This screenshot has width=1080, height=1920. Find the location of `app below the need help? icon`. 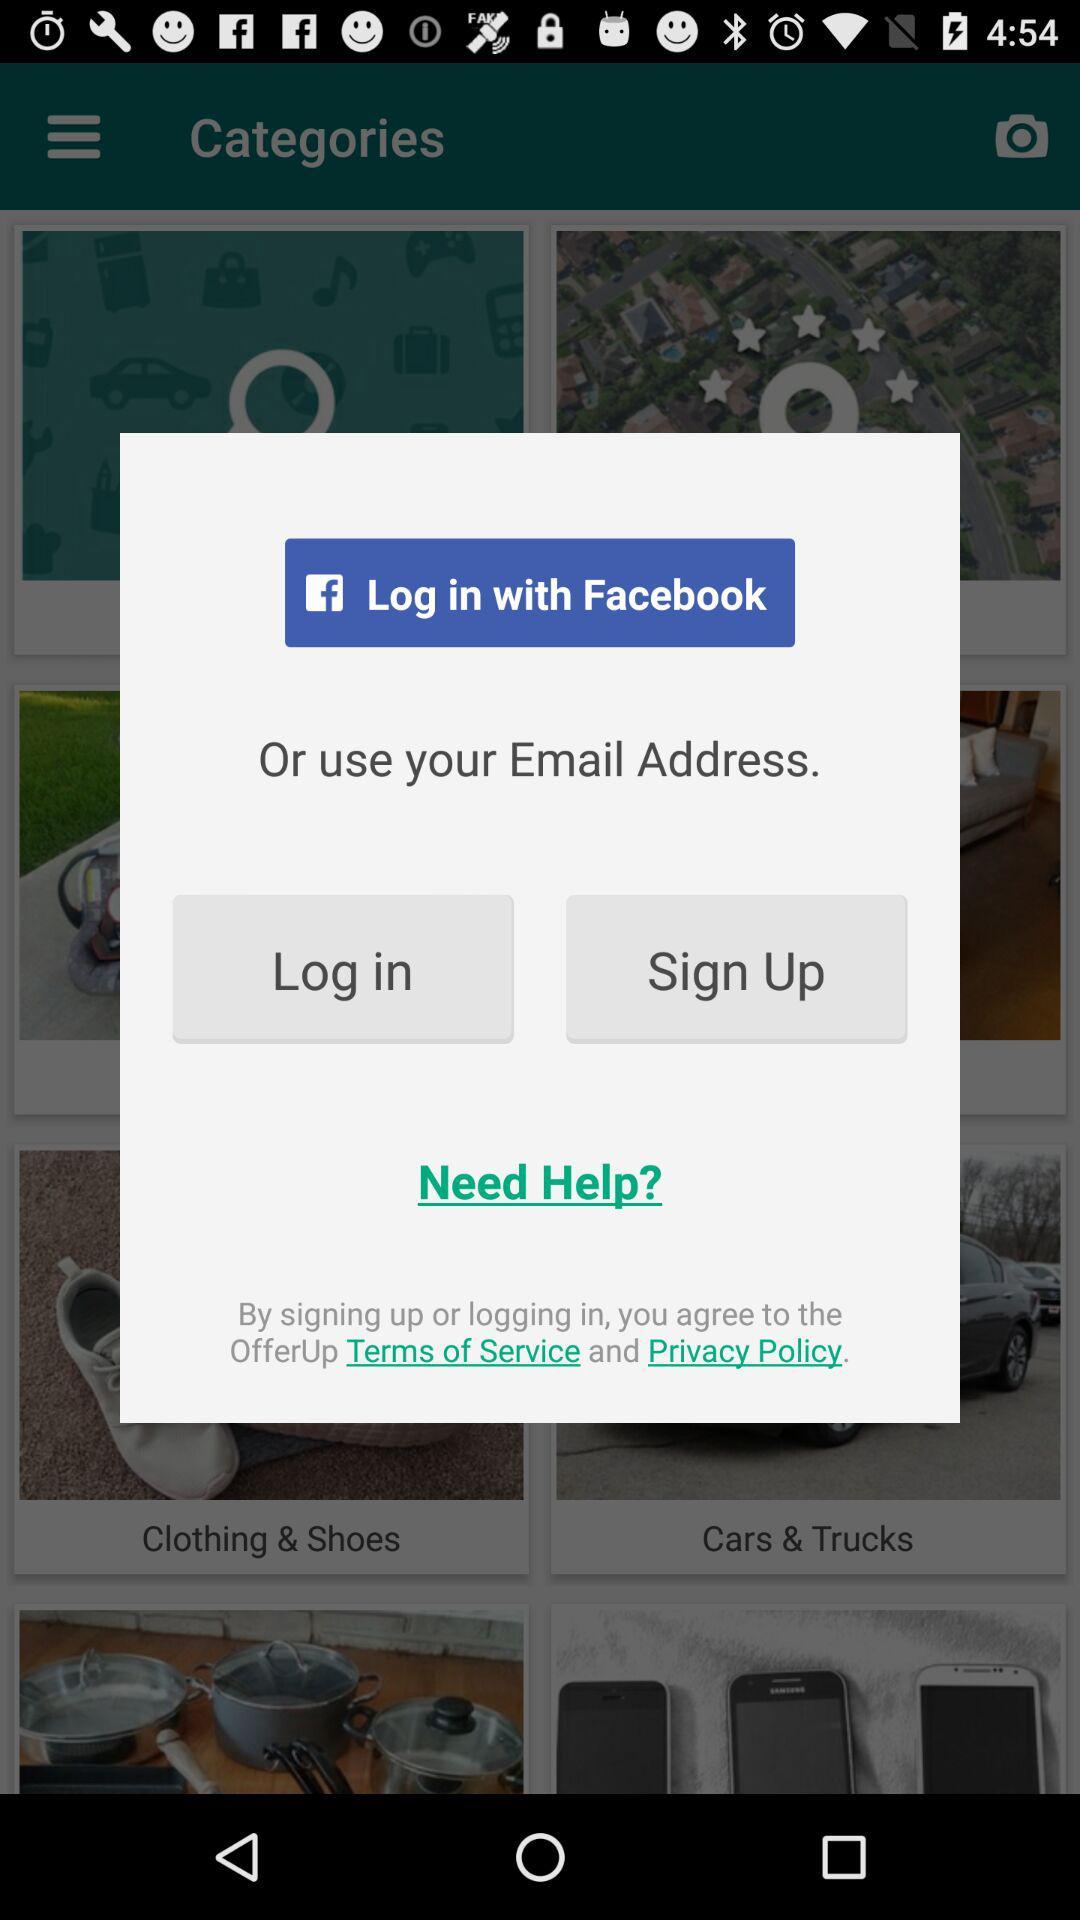

app below the need help? icon is located at coordinates (540, 1331).